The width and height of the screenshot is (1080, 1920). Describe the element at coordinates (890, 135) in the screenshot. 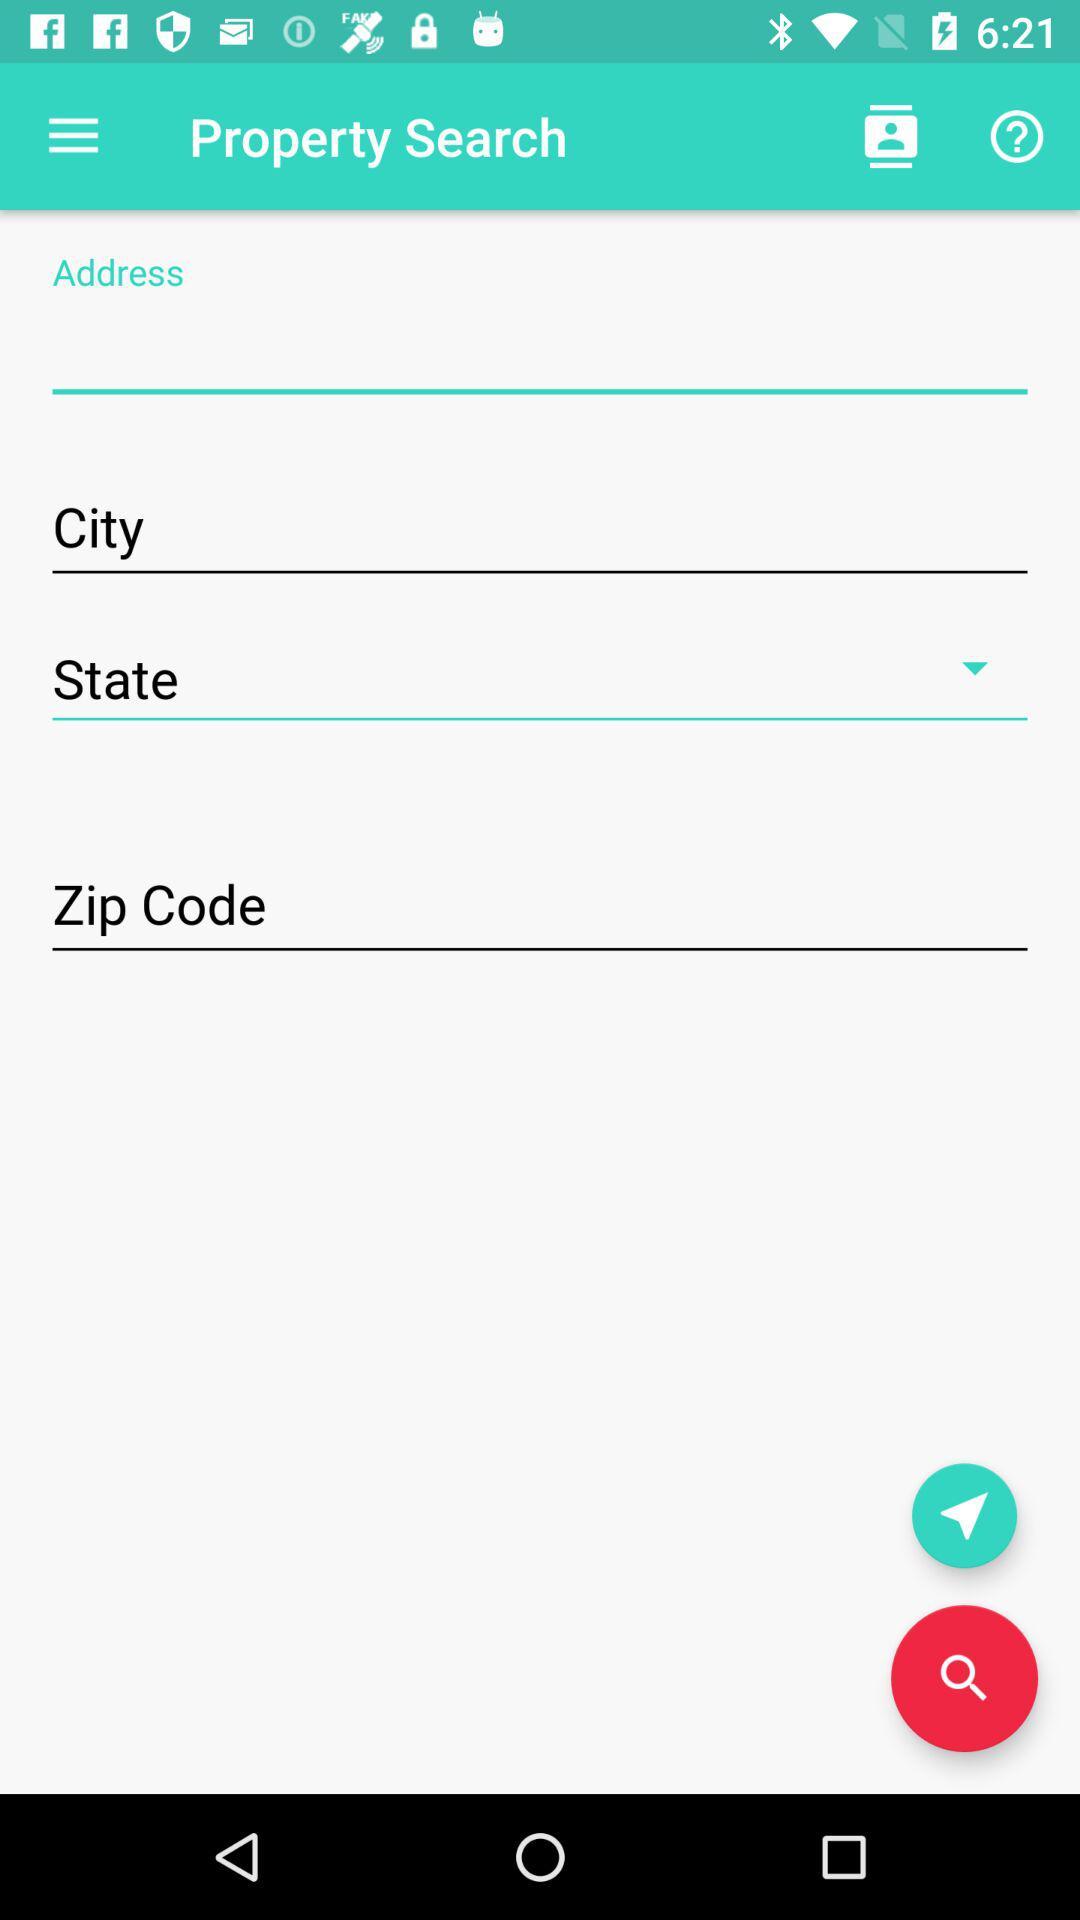

I see `item to the right of property search icon` at that location.